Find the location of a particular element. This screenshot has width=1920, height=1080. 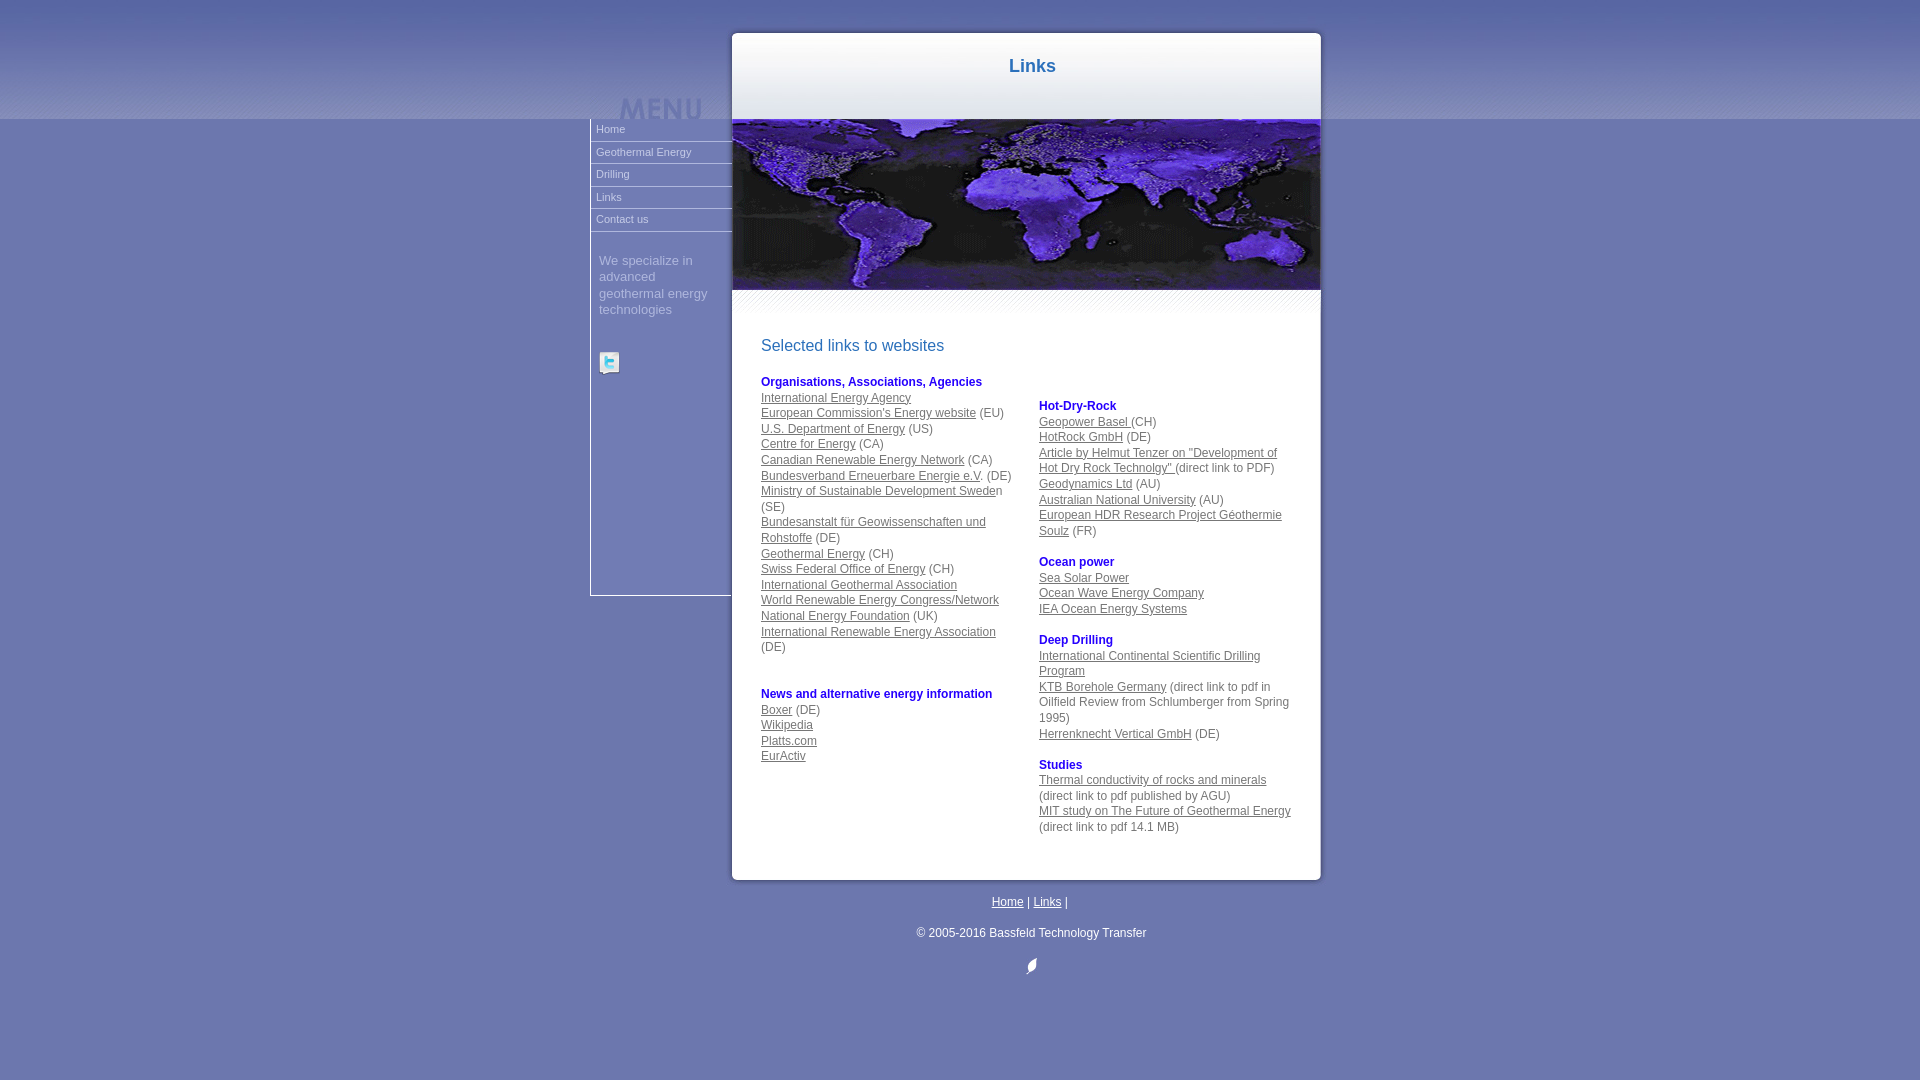

'National Energy Foundation' is located at coordinates (835, 615).